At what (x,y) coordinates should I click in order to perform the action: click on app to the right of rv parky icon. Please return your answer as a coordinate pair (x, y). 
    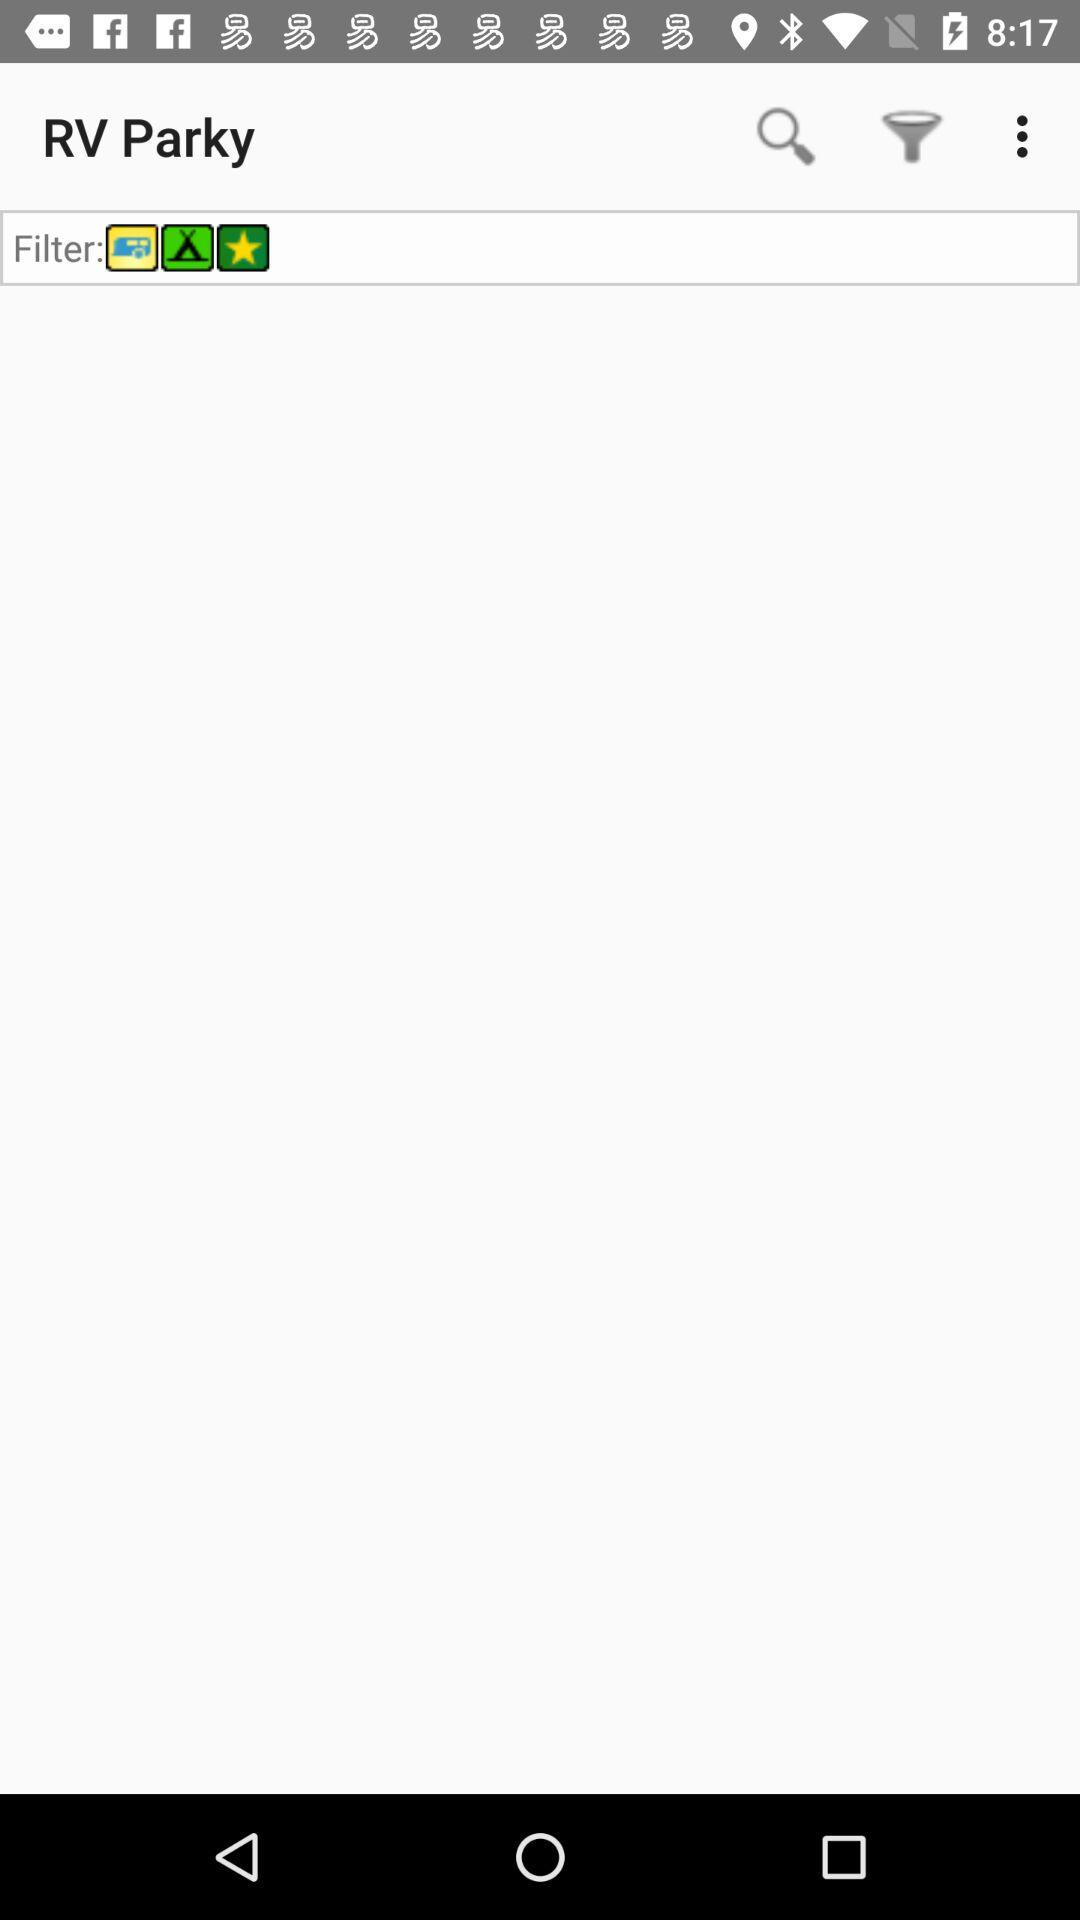
    Looking at the image, I should click on (785, 135).